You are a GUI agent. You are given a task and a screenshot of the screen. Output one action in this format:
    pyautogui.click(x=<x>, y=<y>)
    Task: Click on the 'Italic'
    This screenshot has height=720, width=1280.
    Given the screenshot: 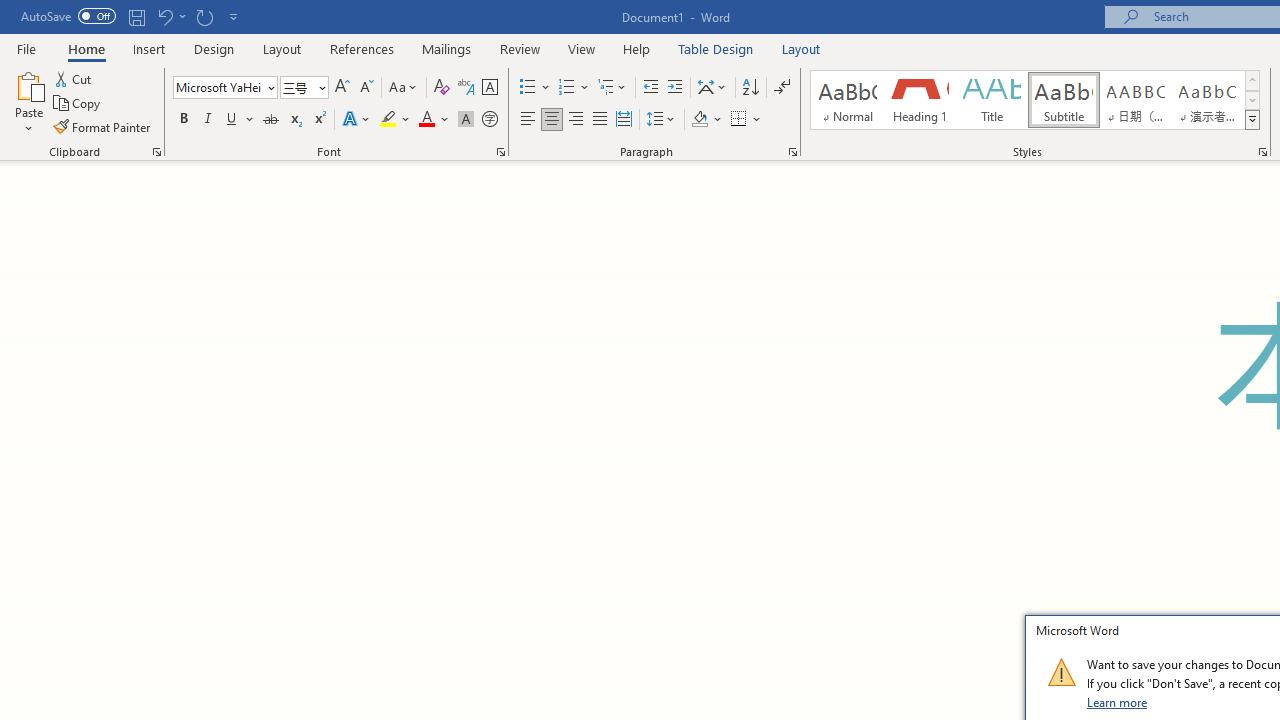 What is the action you would take?
    pyautogui.click(x=208, y=119)
    